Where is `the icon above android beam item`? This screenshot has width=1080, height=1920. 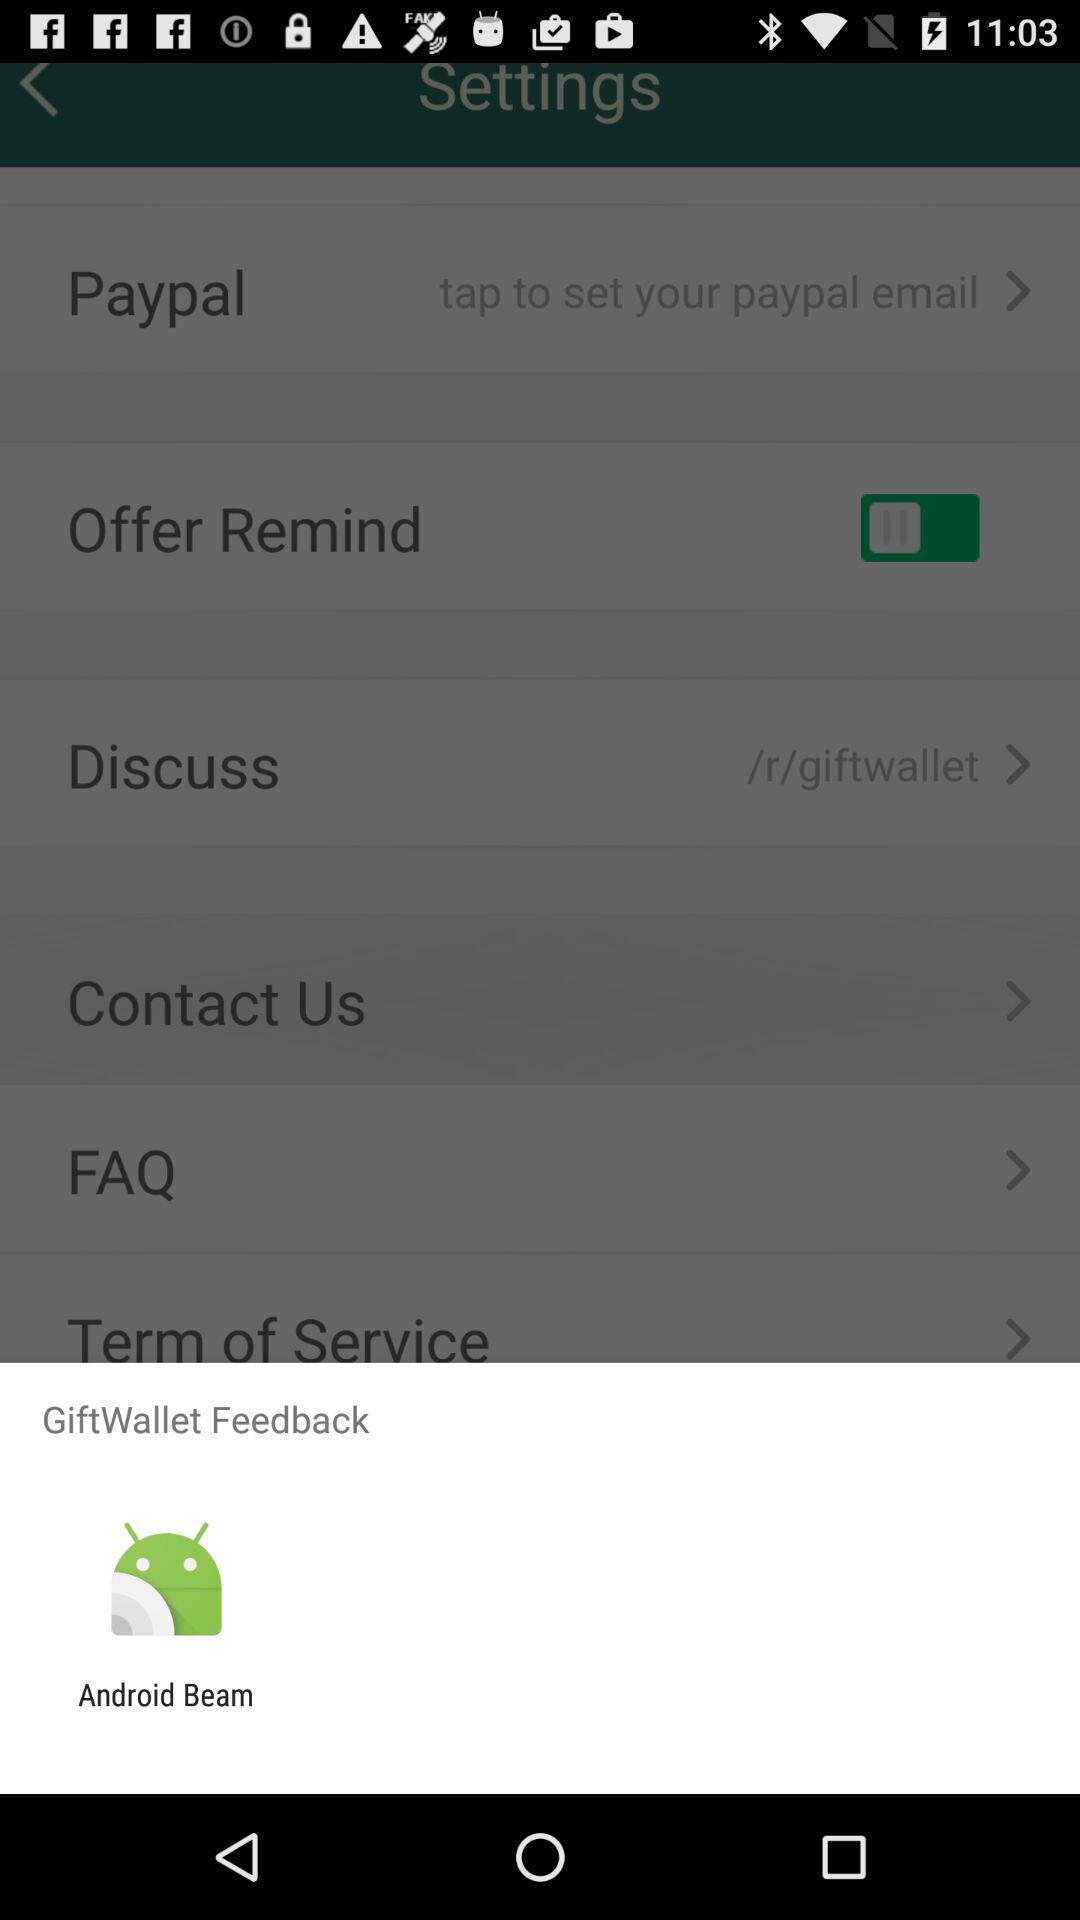 the icon above android beam item is located at coordinates (165, 1579).